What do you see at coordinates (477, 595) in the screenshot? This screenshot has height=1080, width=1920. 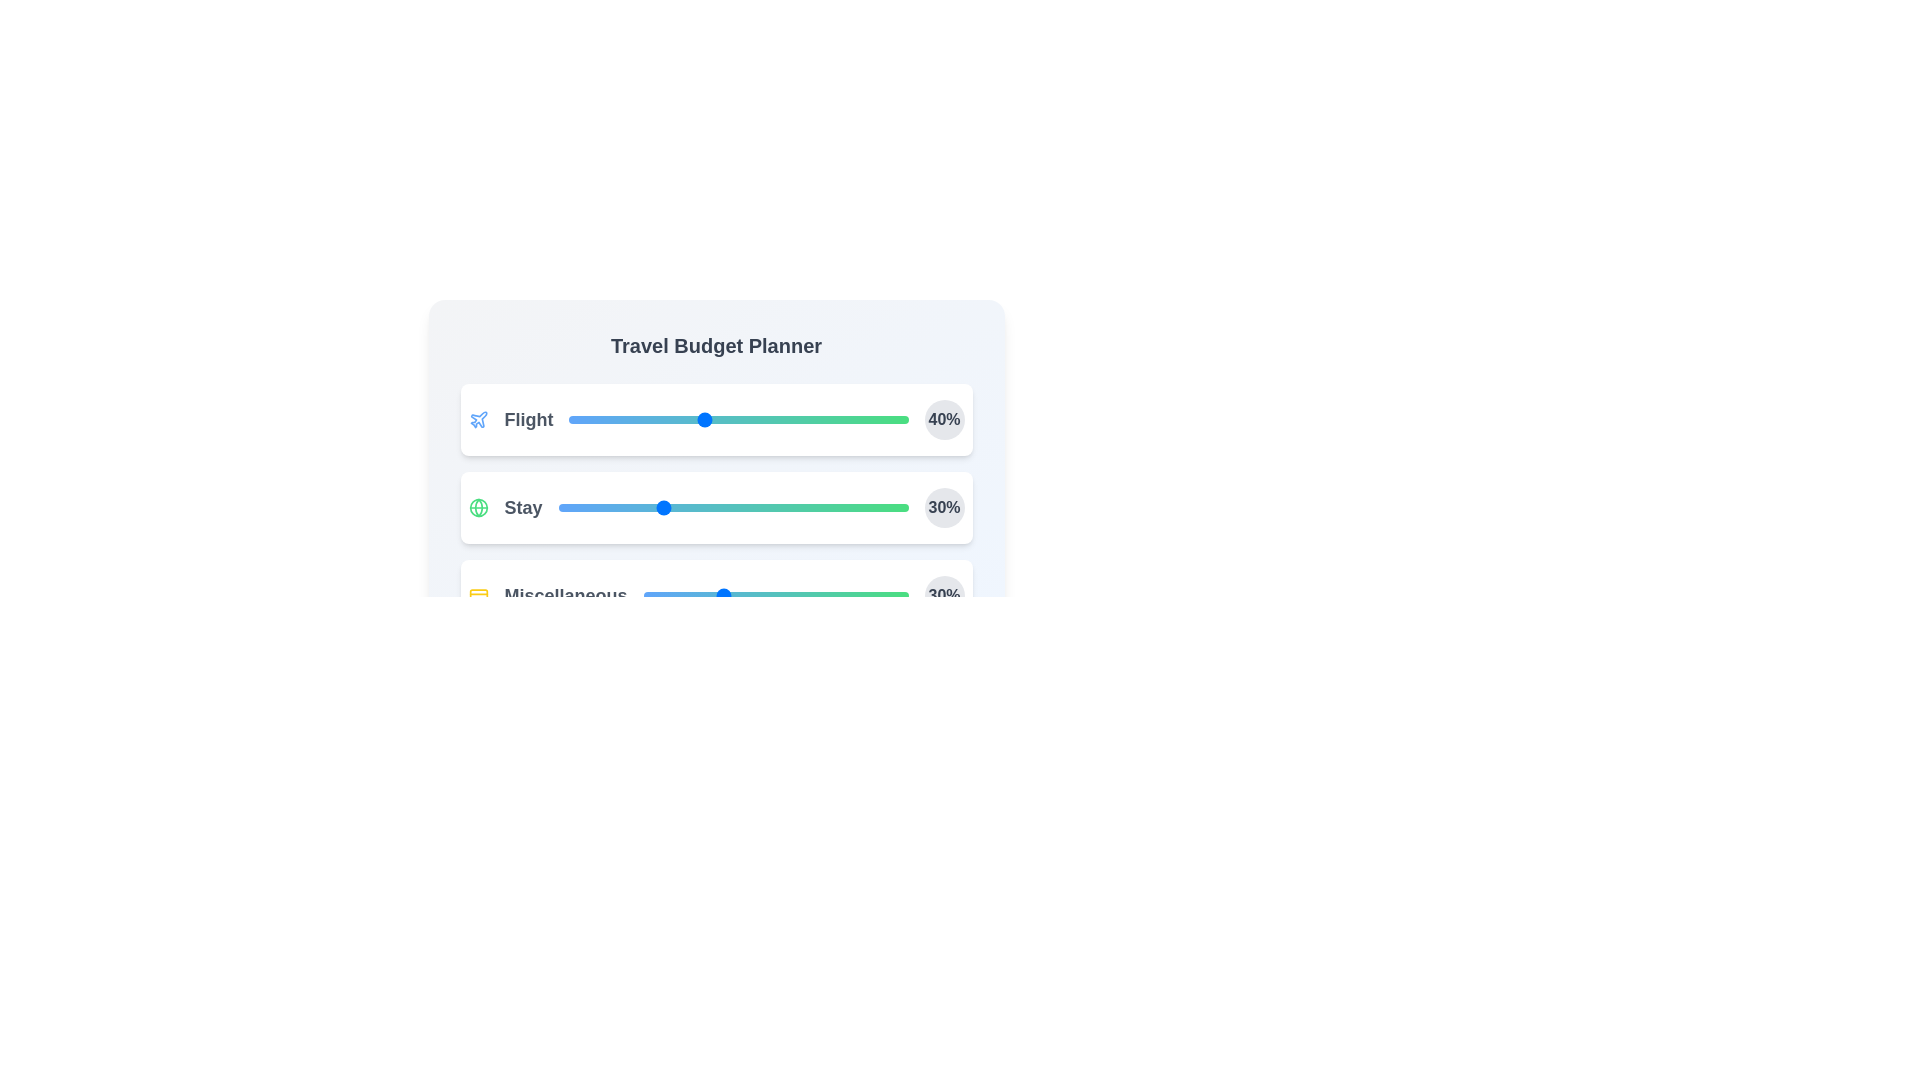 I see `the icon next to the category name Miscellaneous` at bounding box center [477, 595].